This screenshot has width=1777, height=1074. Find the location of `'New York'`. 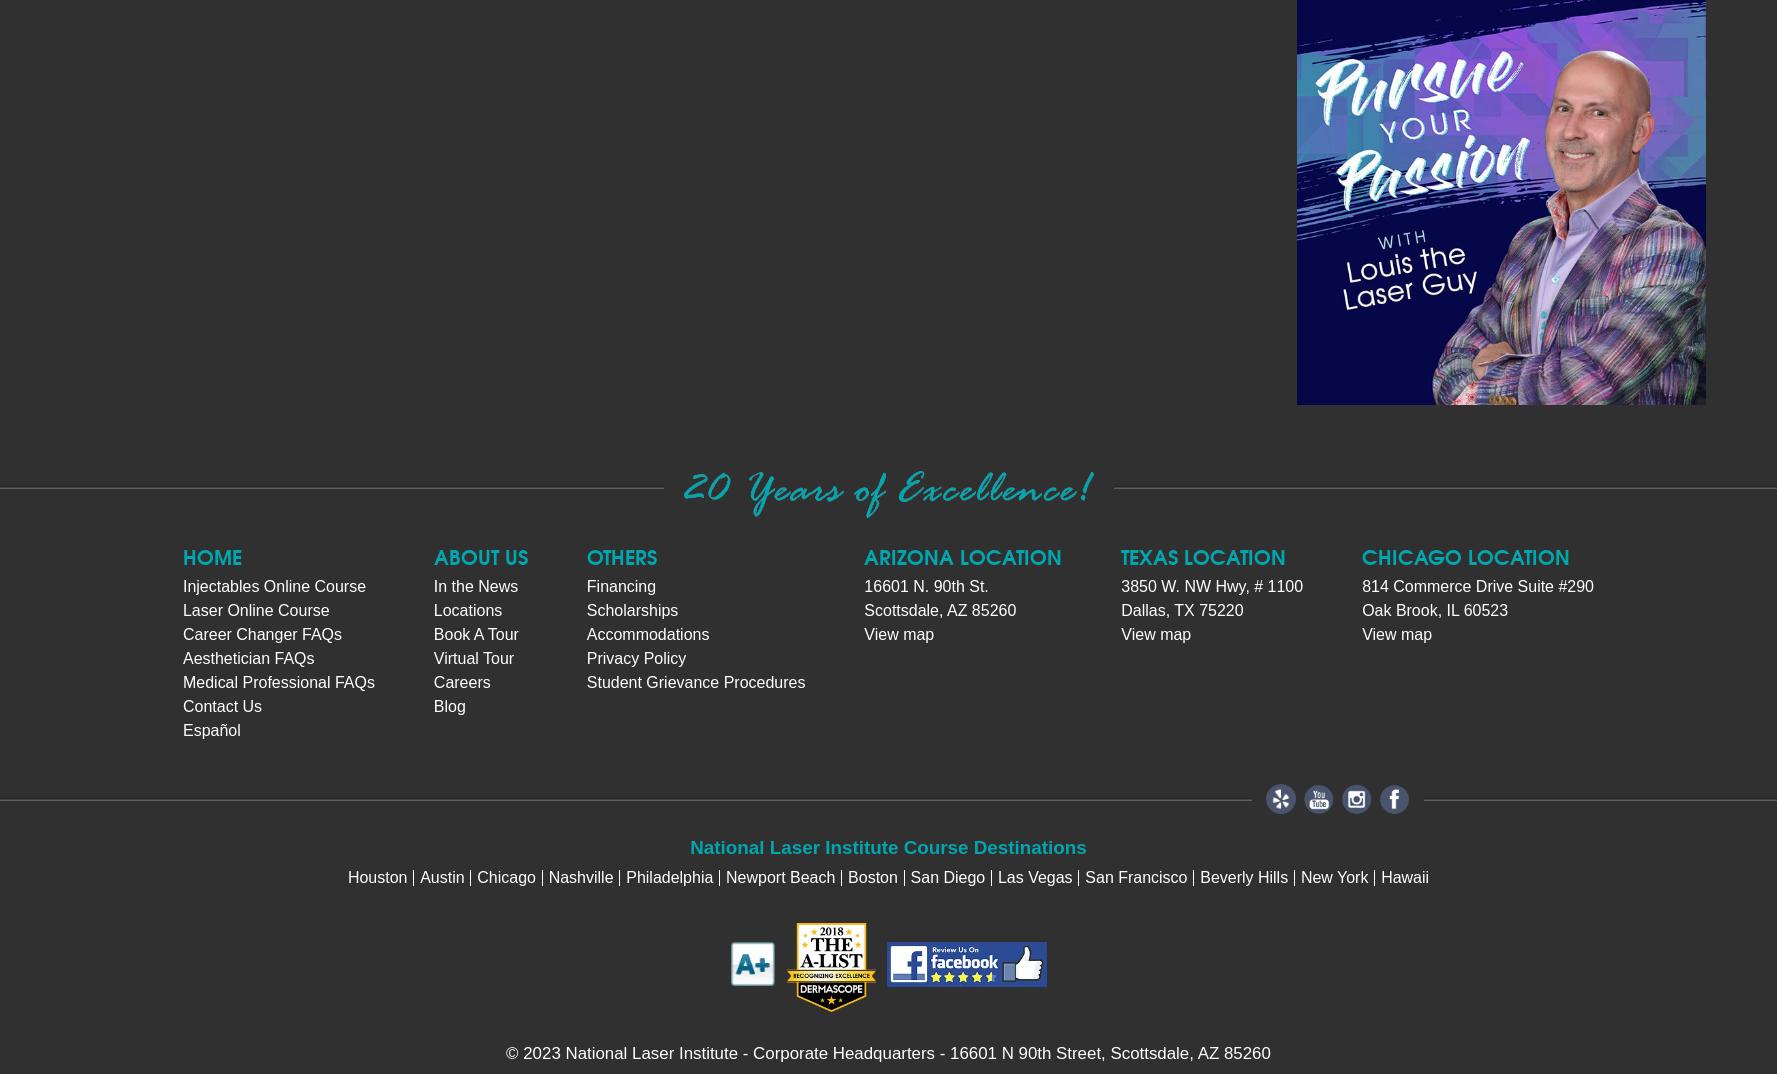

'New York' is located at coordinates (1333, 875).